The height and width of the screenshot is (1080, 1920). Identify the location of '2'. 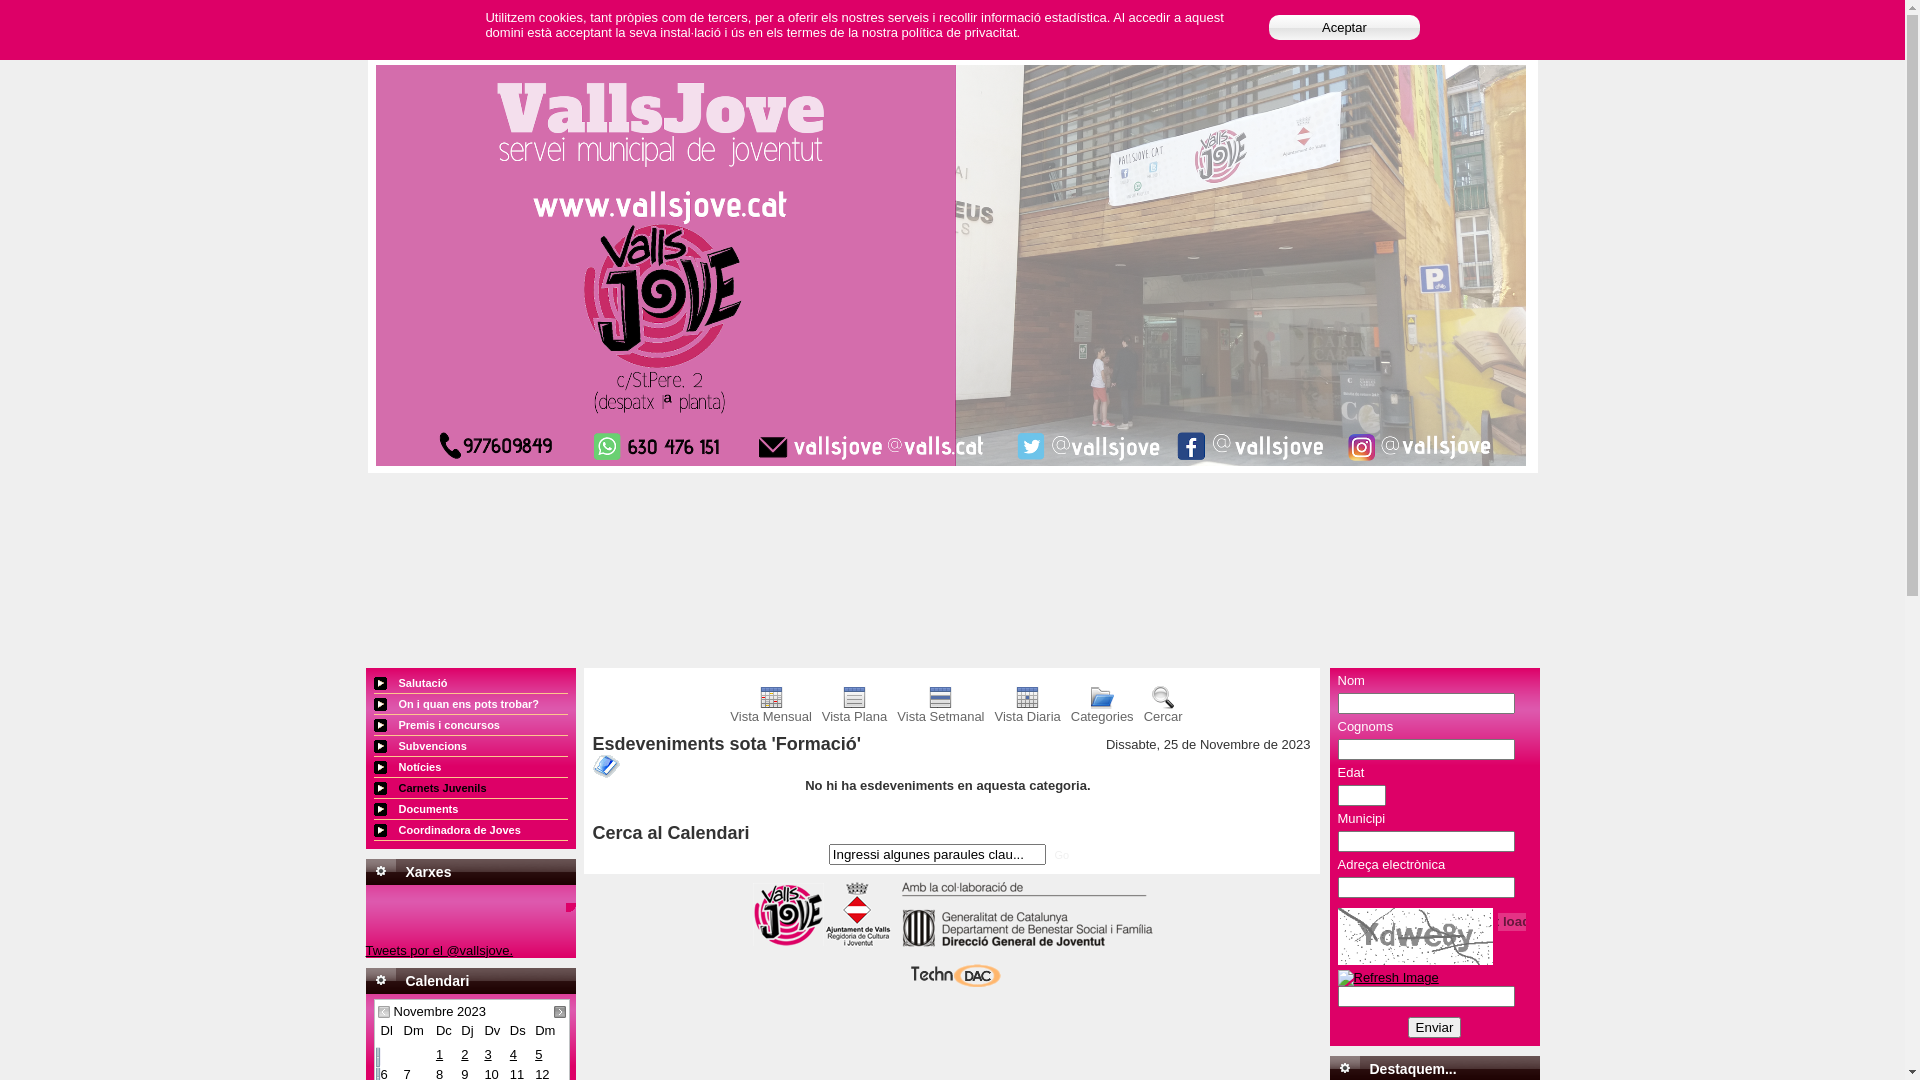
(459, 1053).